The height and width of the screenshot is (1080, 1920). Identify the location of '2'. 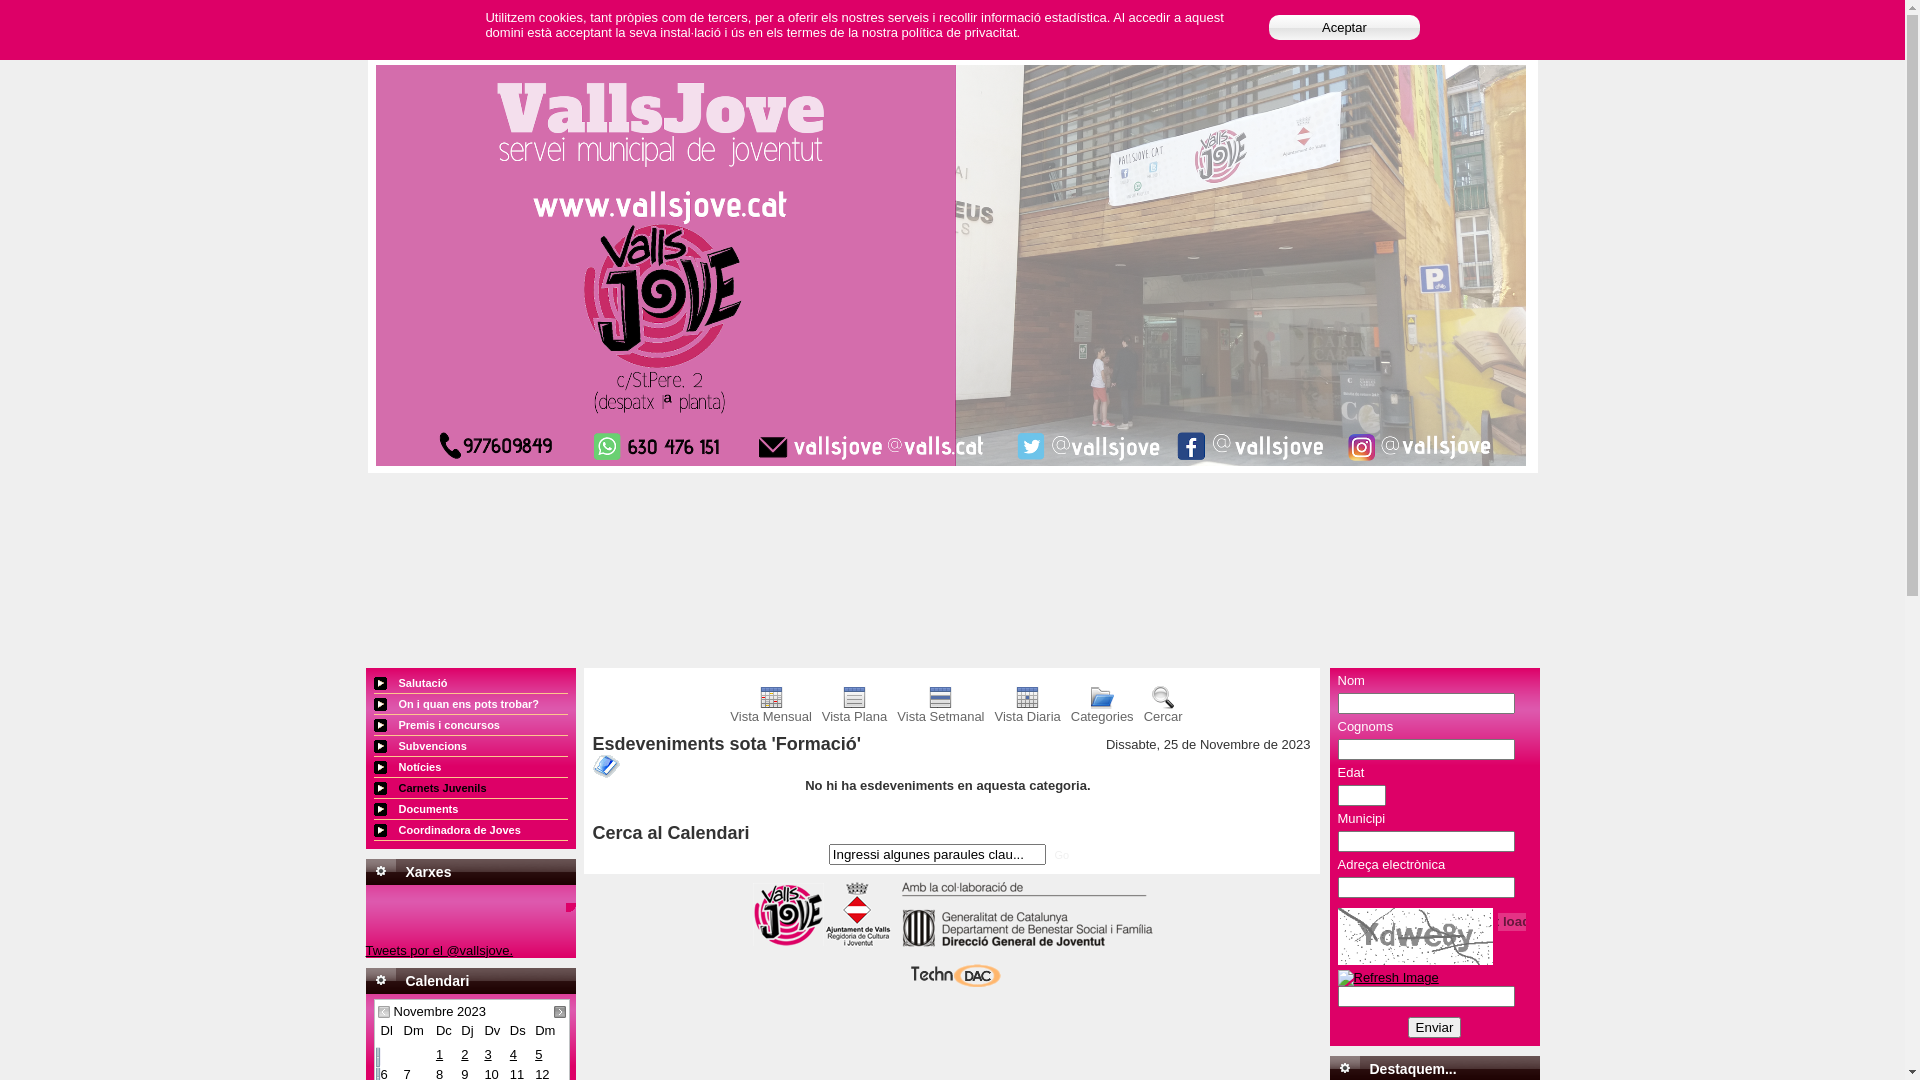
(459, 1053).